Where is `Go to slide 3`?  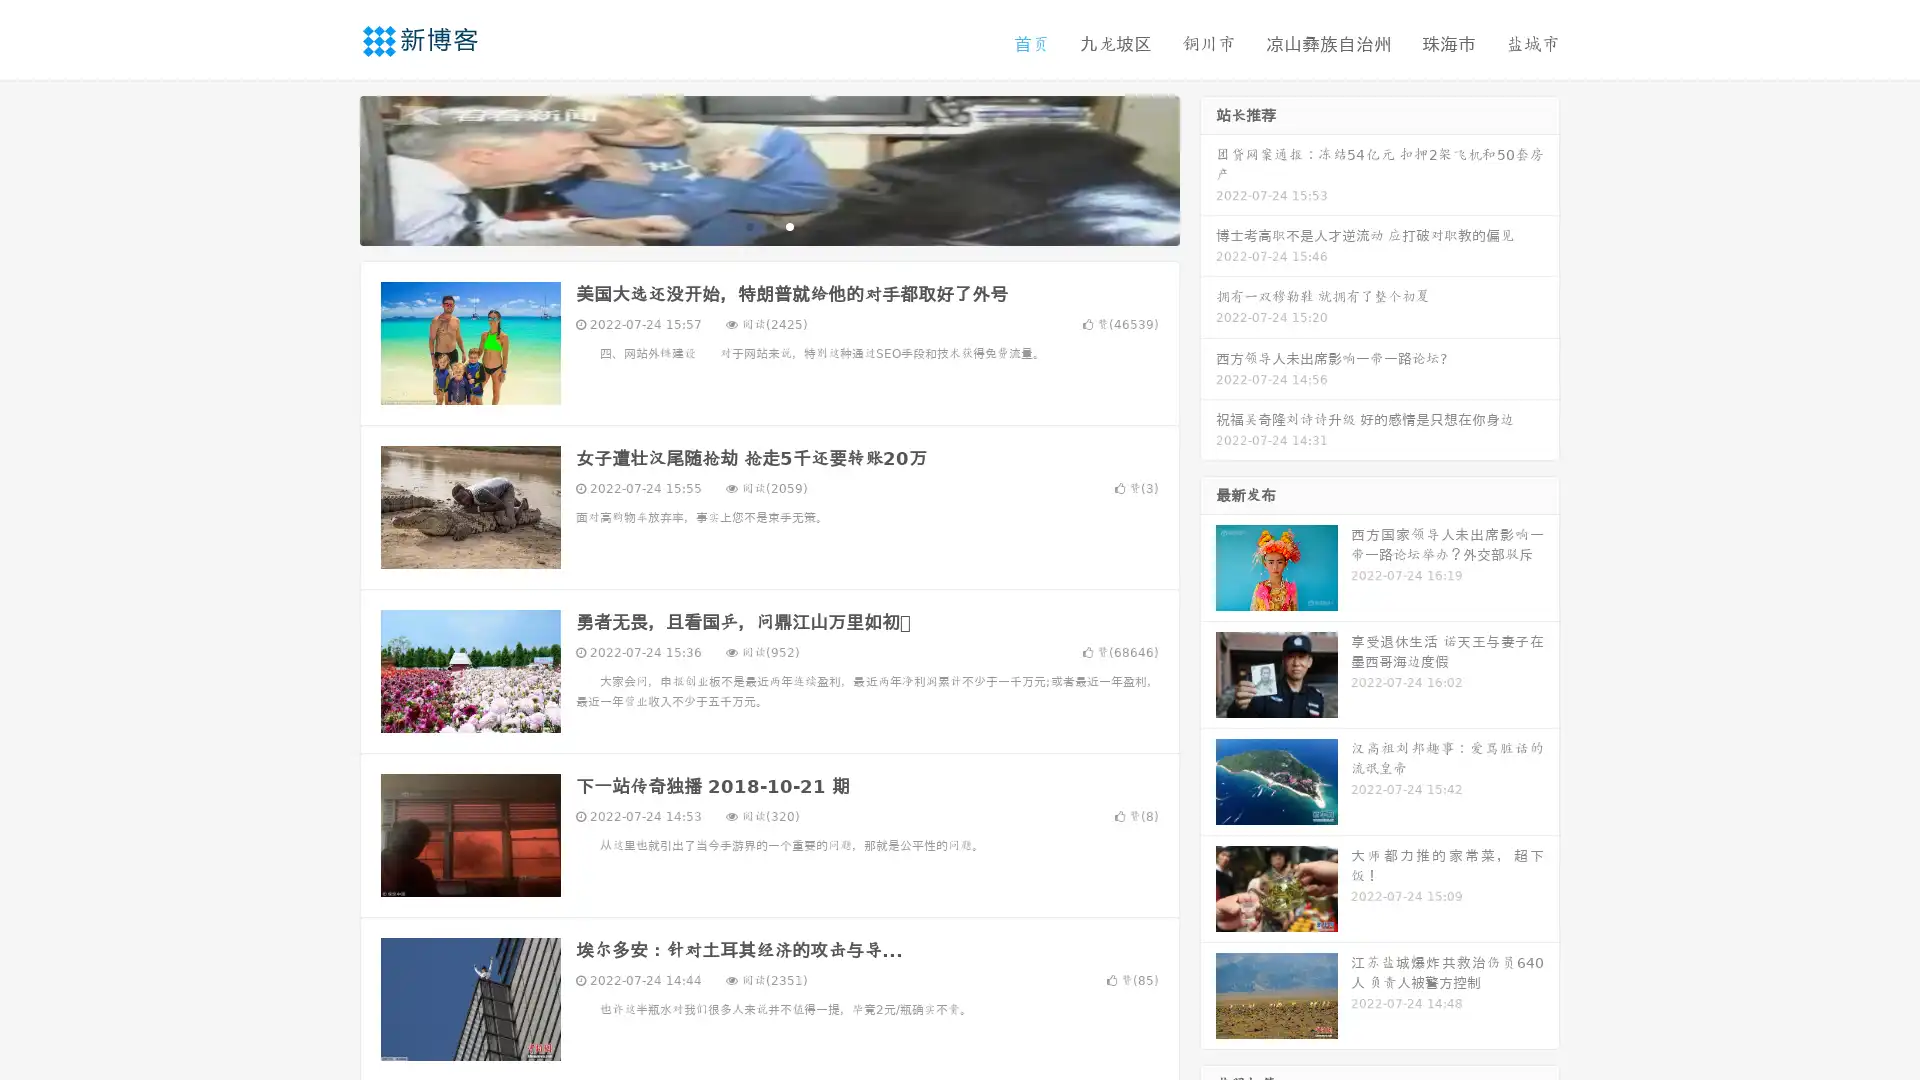 Go to slide 3 is located at coordinates (789, 225).